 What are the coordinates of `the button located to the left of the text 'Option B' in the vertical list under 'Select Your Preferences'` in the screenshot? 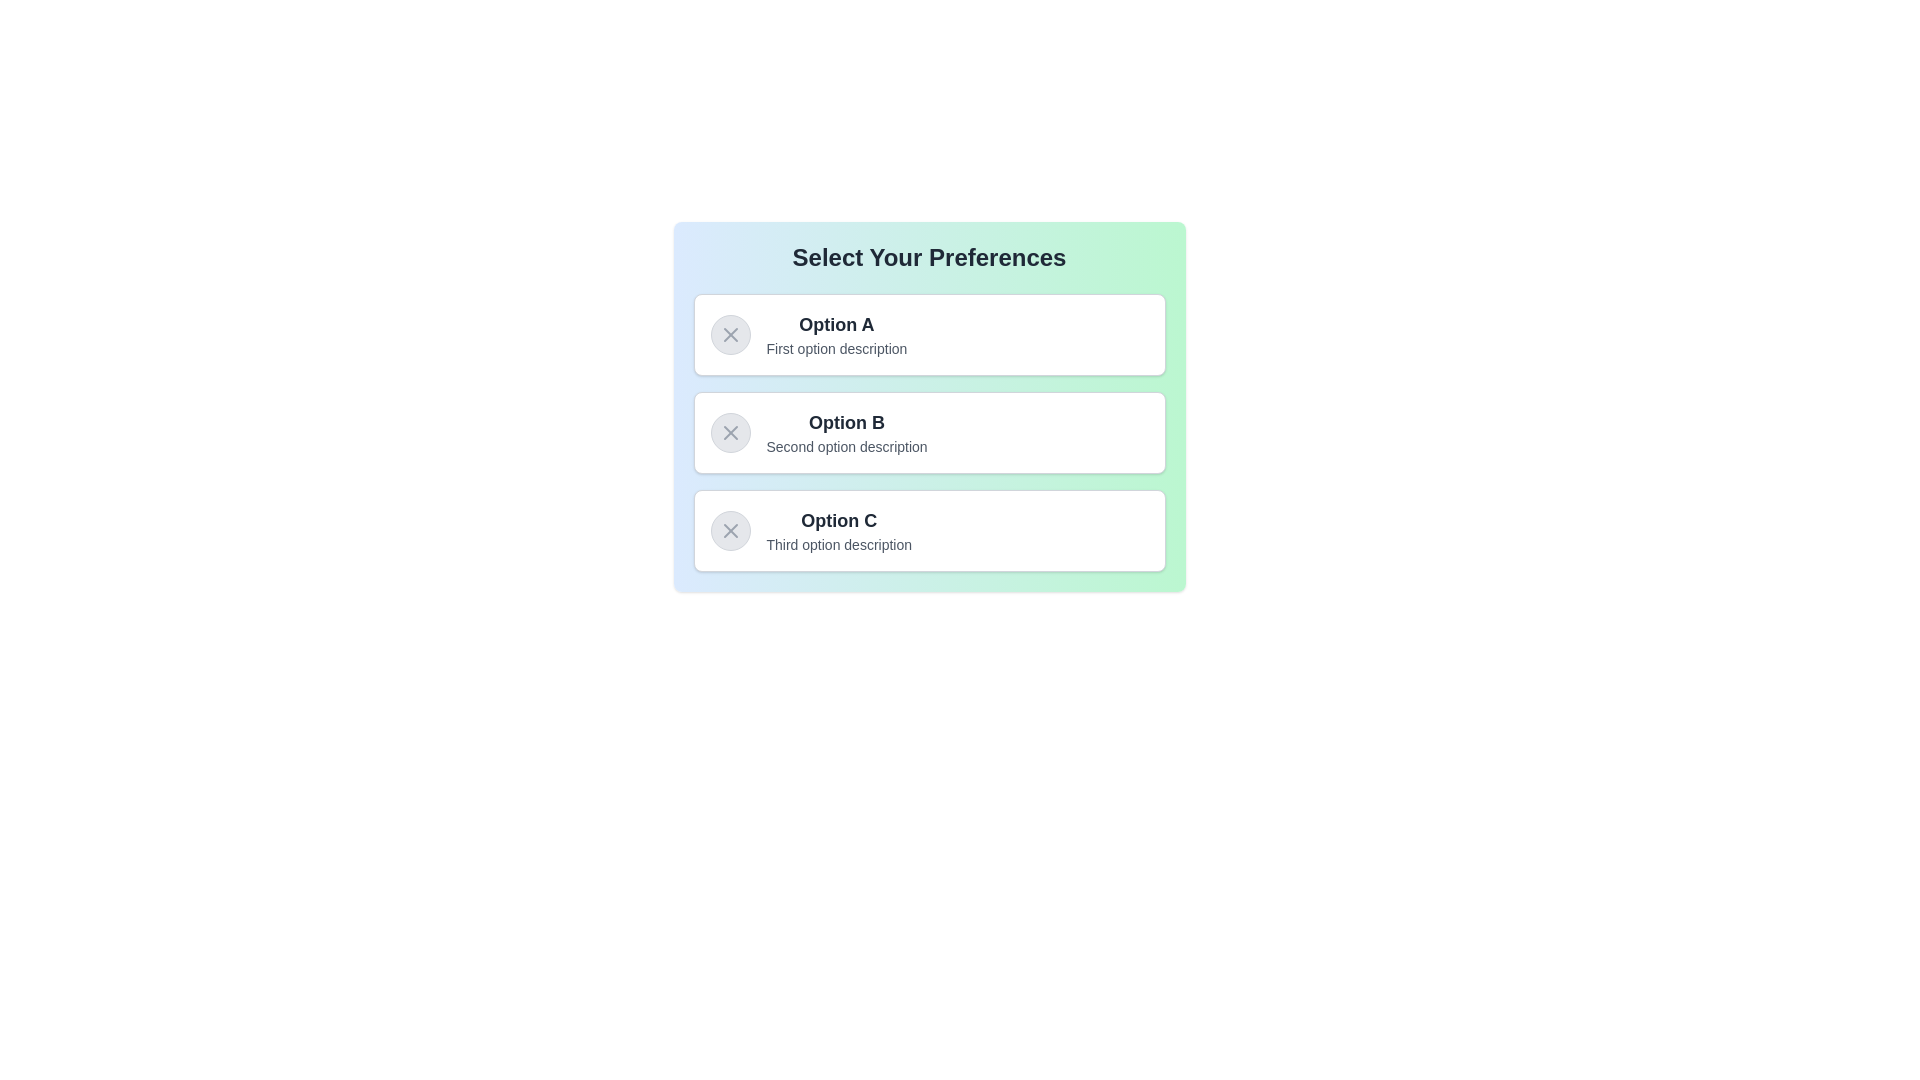 It's located at (729, 431).